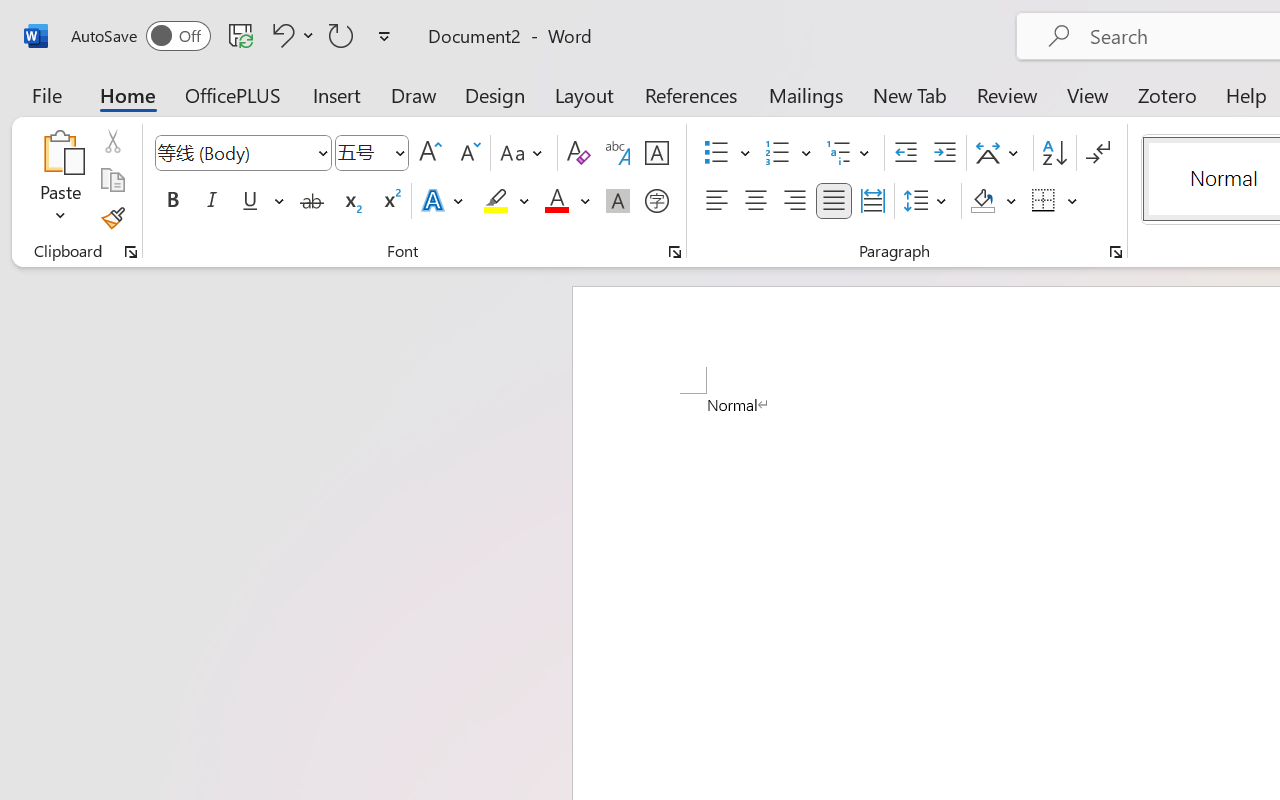 This screenshot has height=800, width=1280. I want to click on 'Font', so click(234, 152).